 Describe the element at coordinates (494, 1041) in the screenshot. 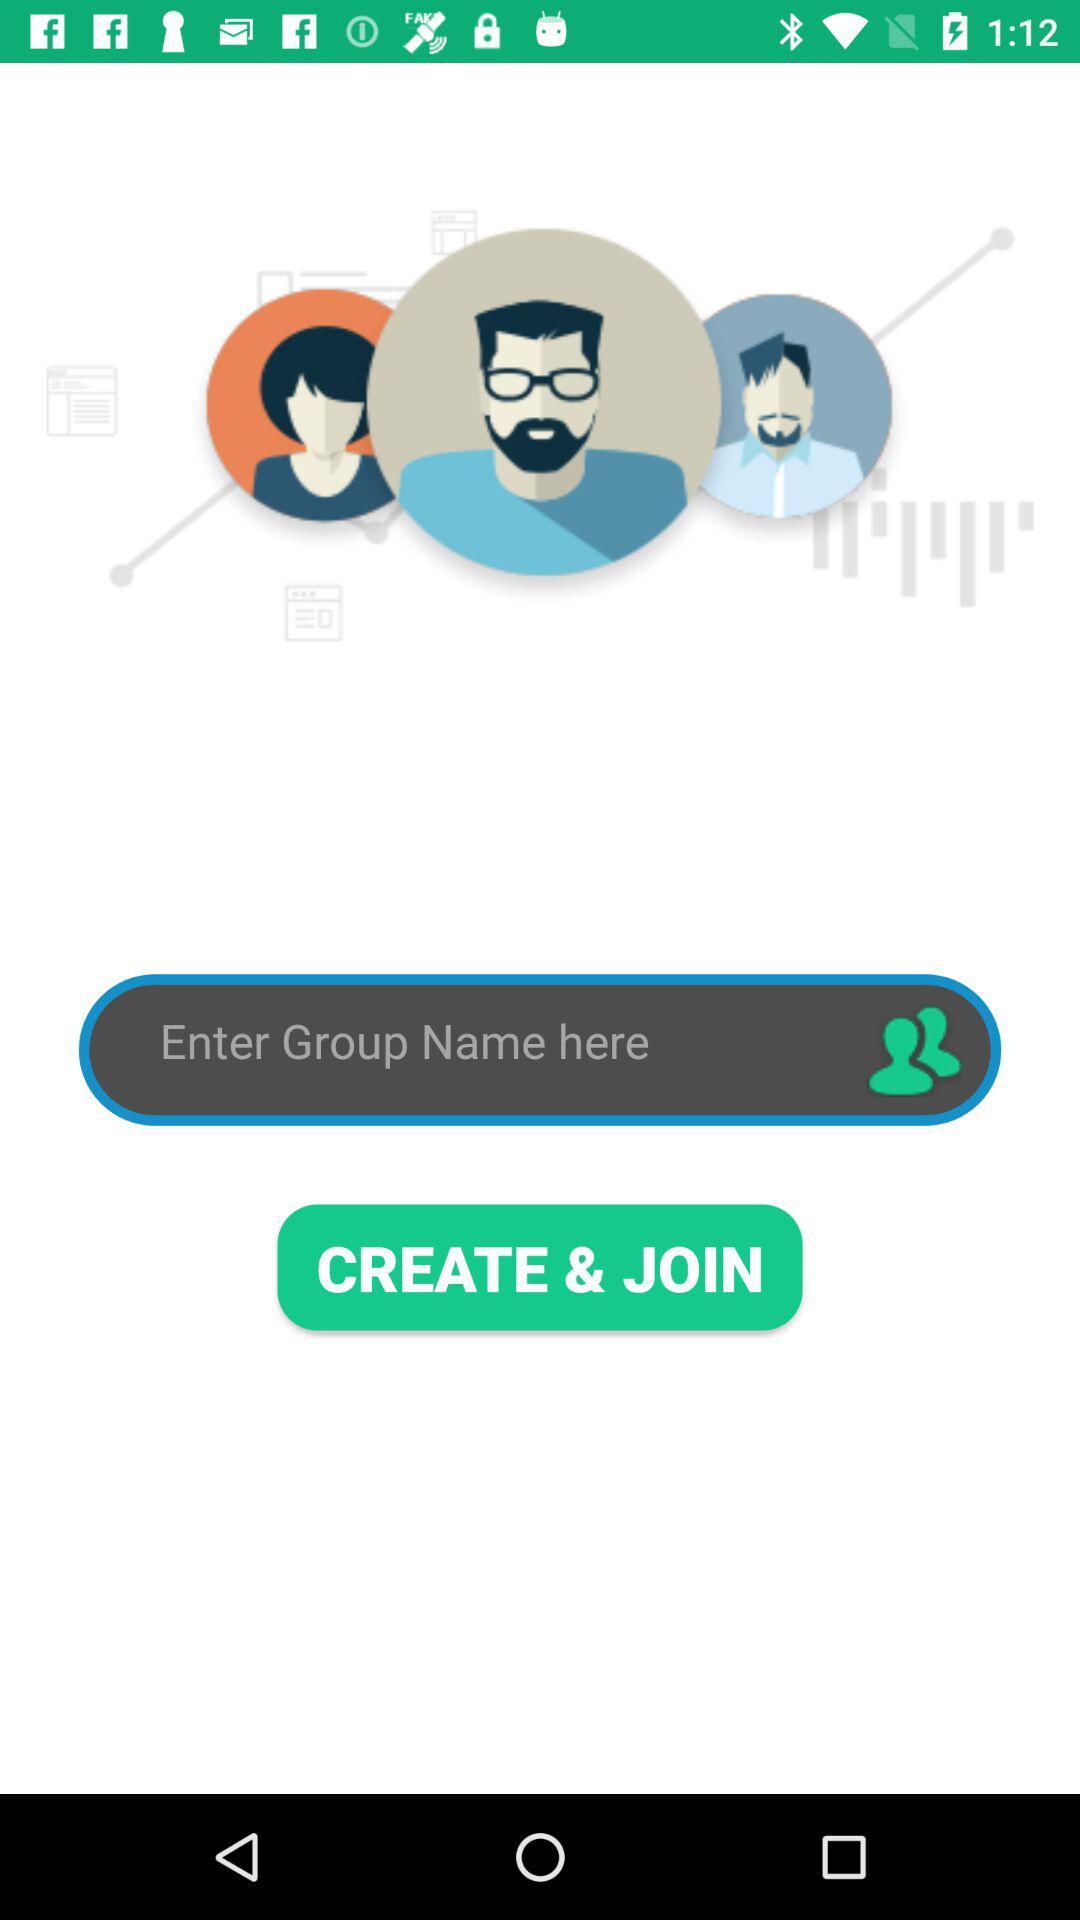

I see `group name here` at that location.